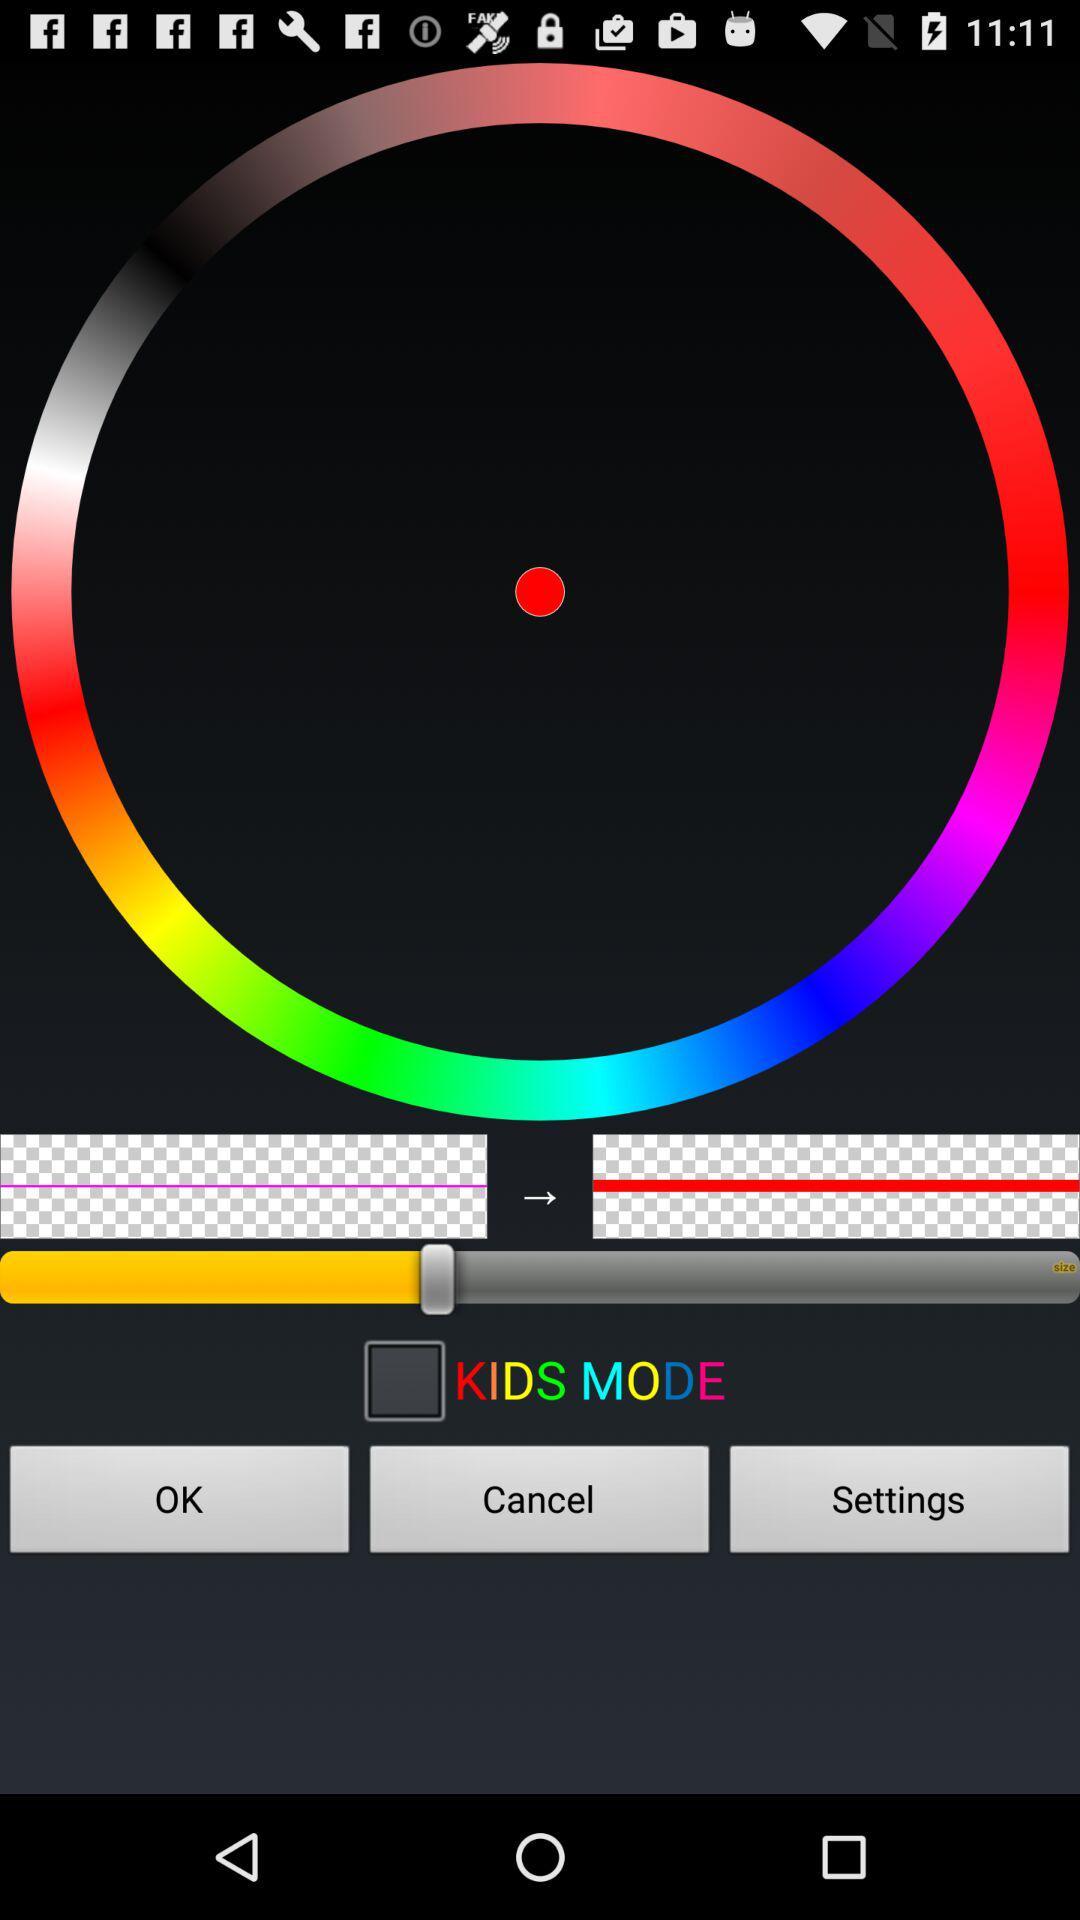 The image size is (1080, 1920). I want to click on button to the left of the settings item, so click(540, 1505).